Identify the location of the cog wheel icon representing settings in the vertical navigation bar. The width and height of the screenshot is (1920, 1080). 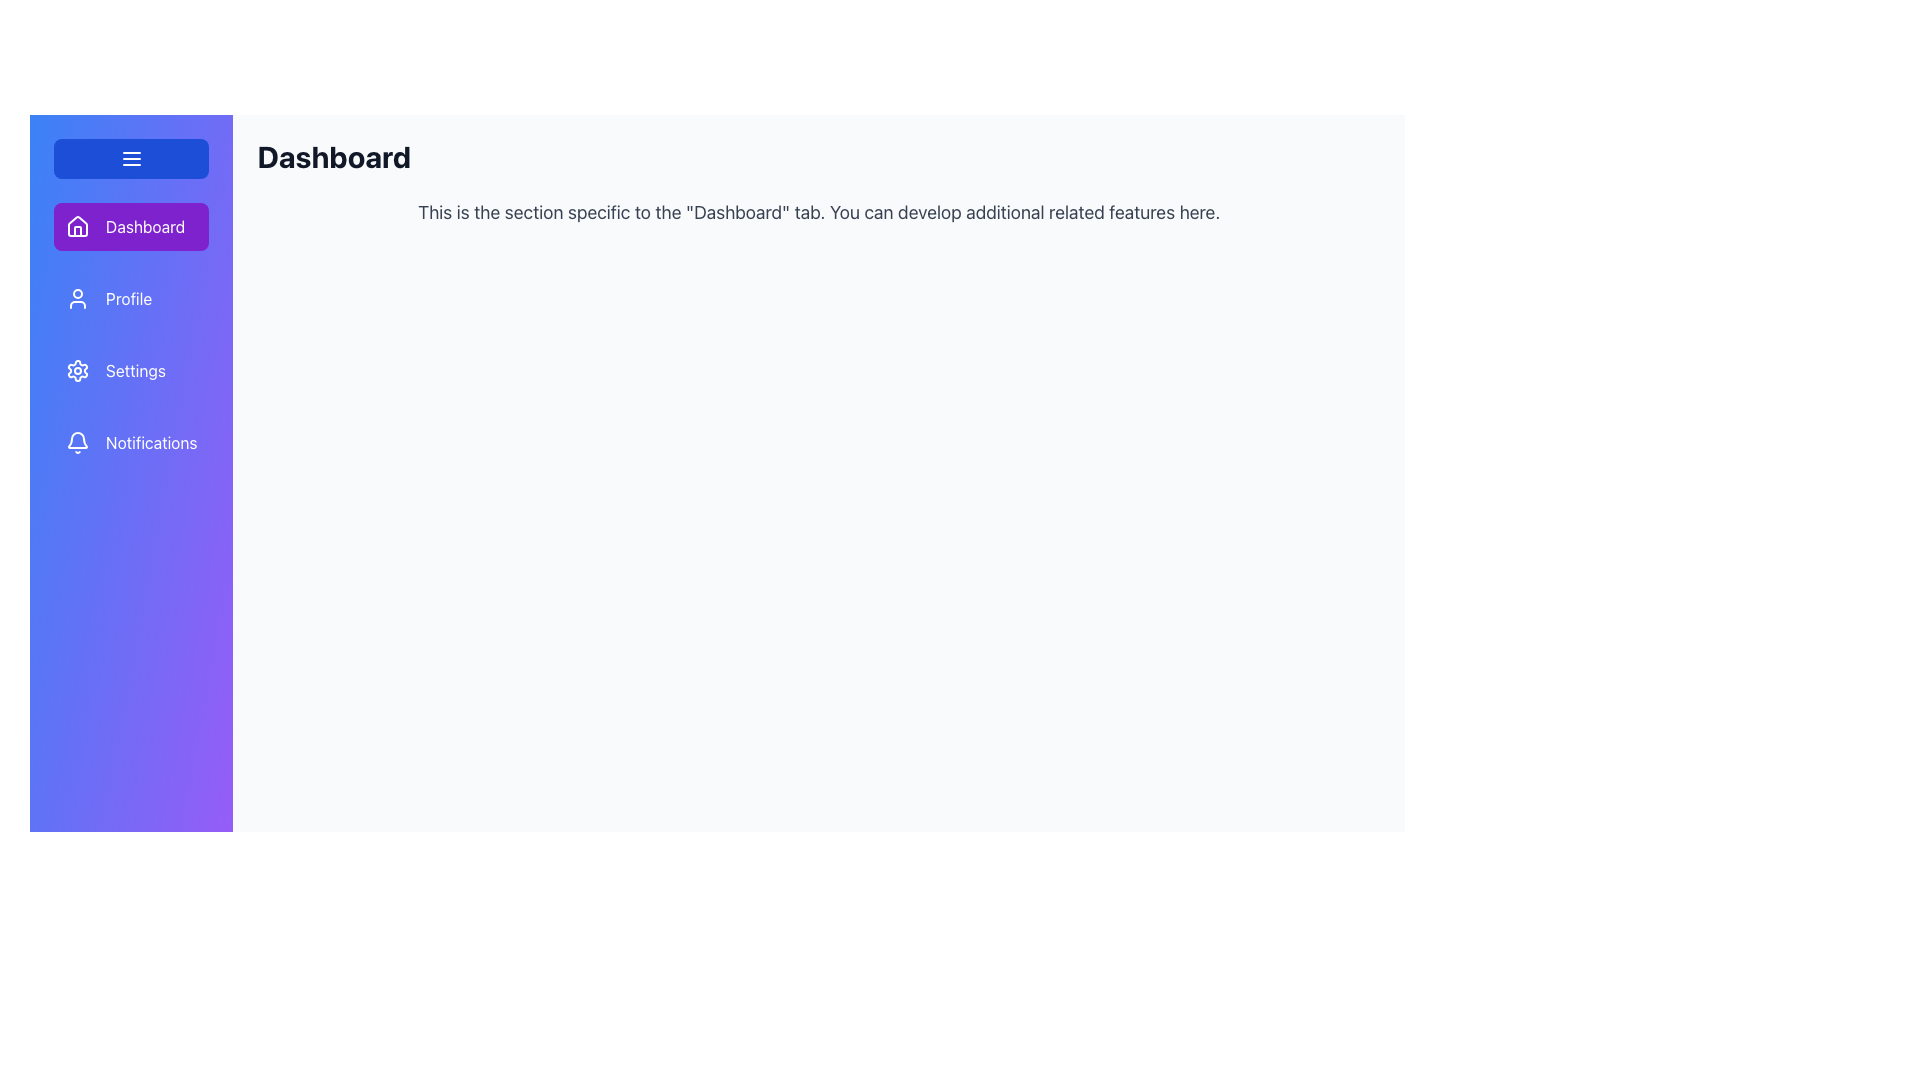
(77, 370).